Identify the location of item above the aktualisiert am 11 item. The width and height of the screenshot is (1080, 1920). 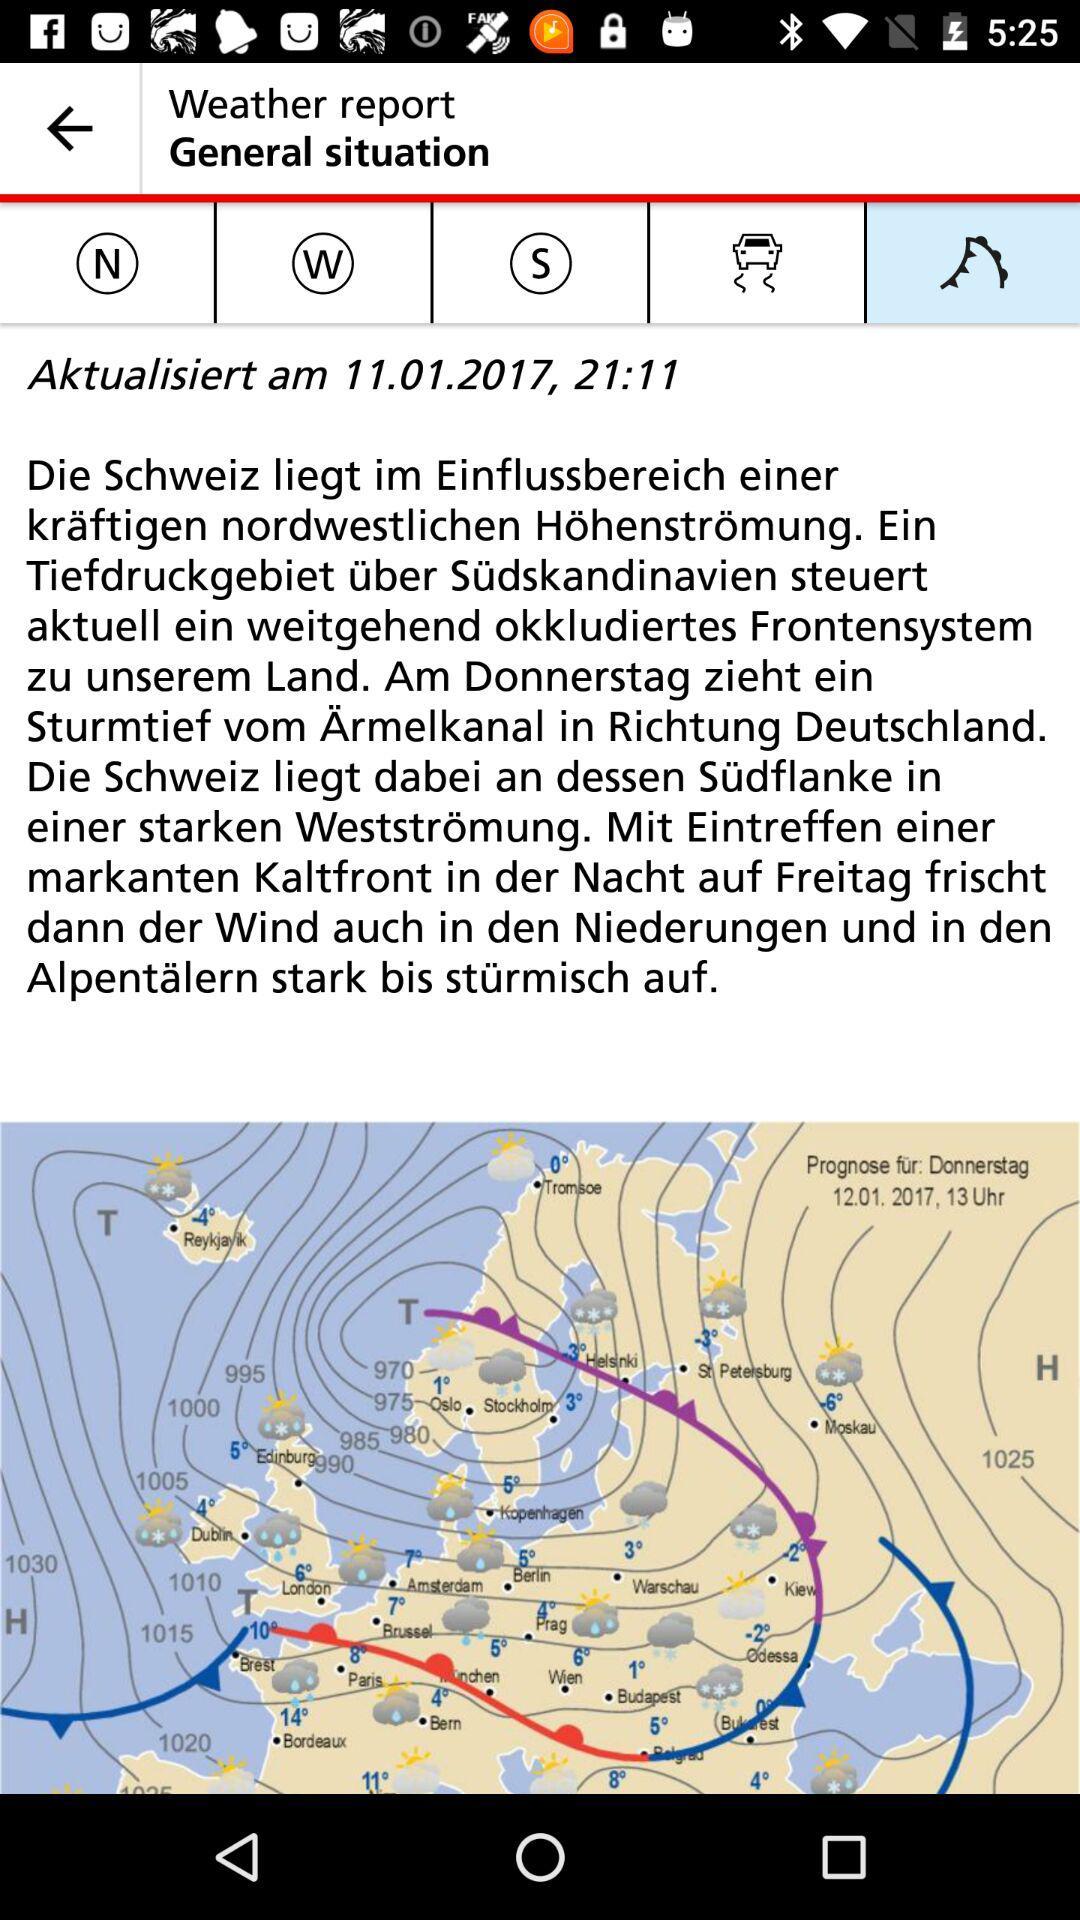
(757, 261).